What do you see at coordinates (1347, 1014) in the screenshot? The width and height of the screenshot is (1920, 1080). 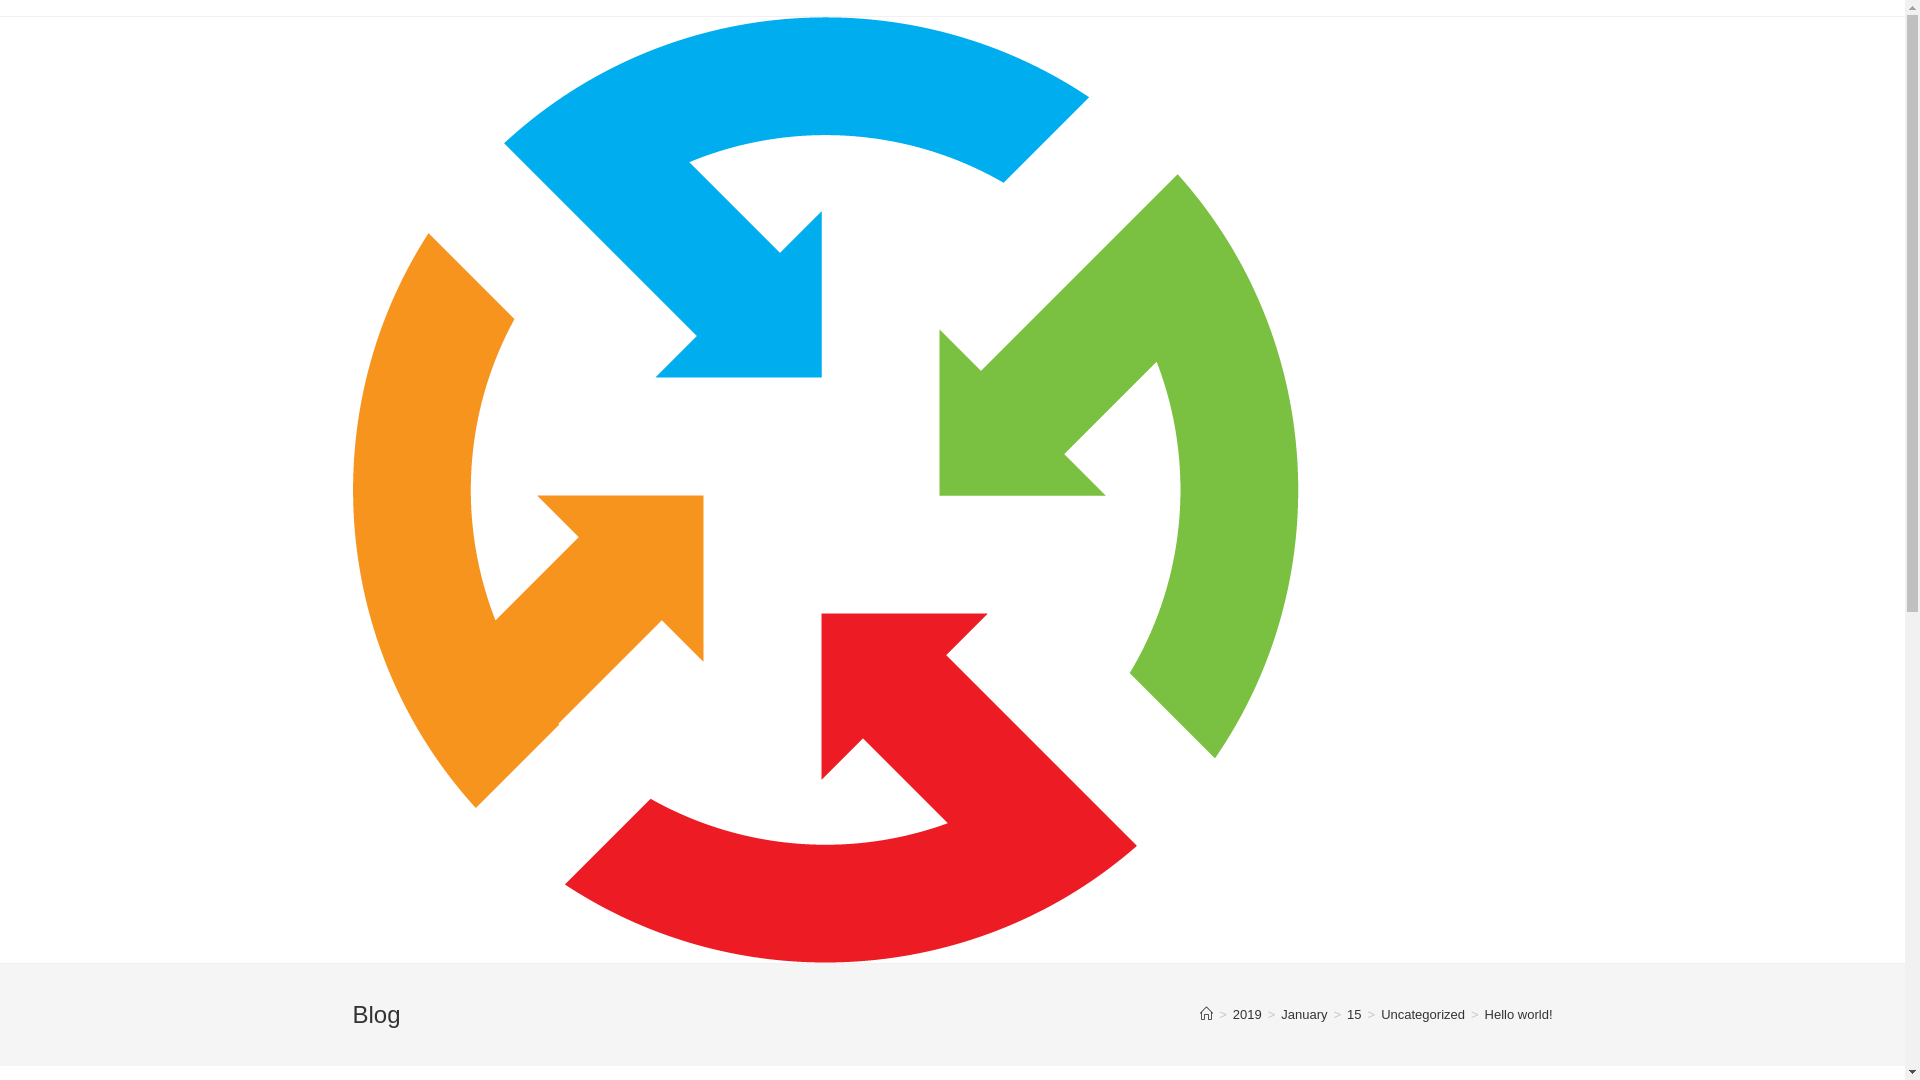 I see `'15'` at bounding box center [1347, 1014].